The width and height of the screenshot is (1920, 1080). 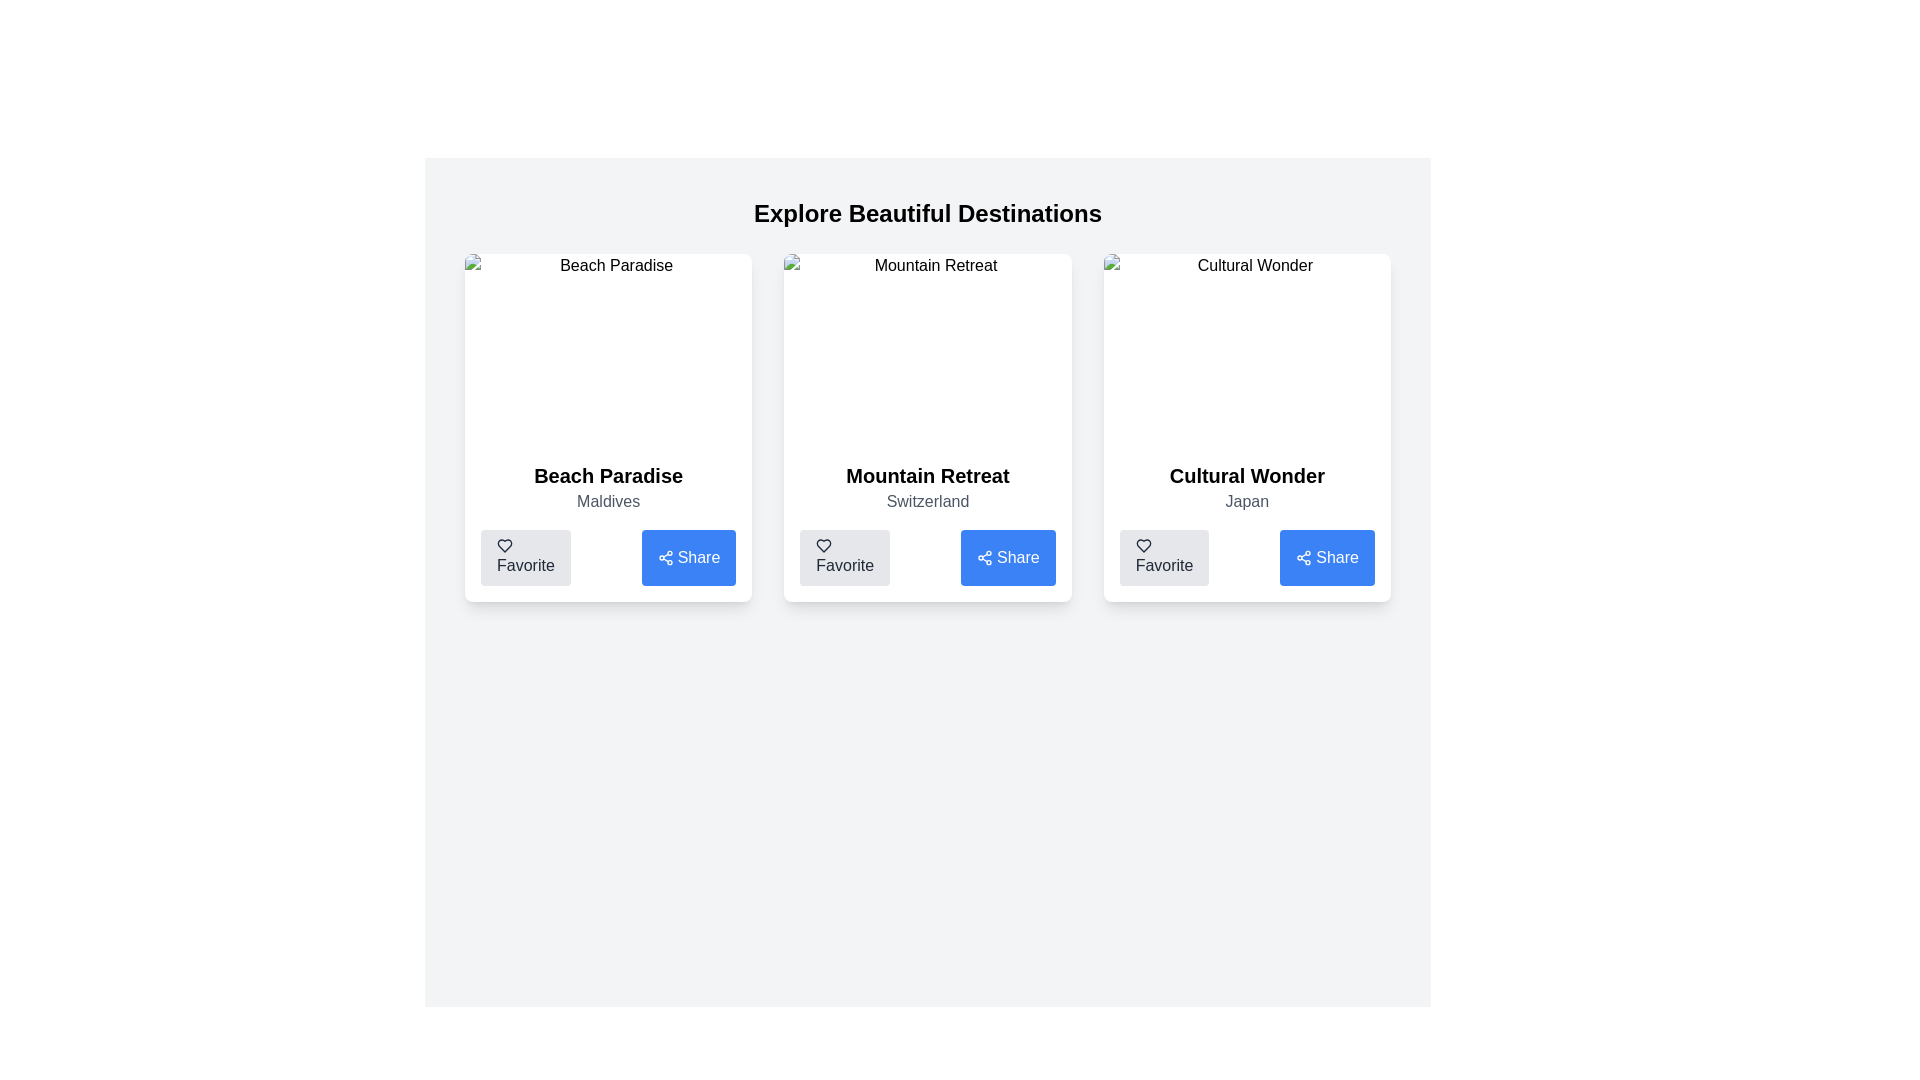 I want to click on the heart-shaped icon in the 'Favorite' button of the second card labeled 'Mountain Retreat', so click(x=824, y=546).